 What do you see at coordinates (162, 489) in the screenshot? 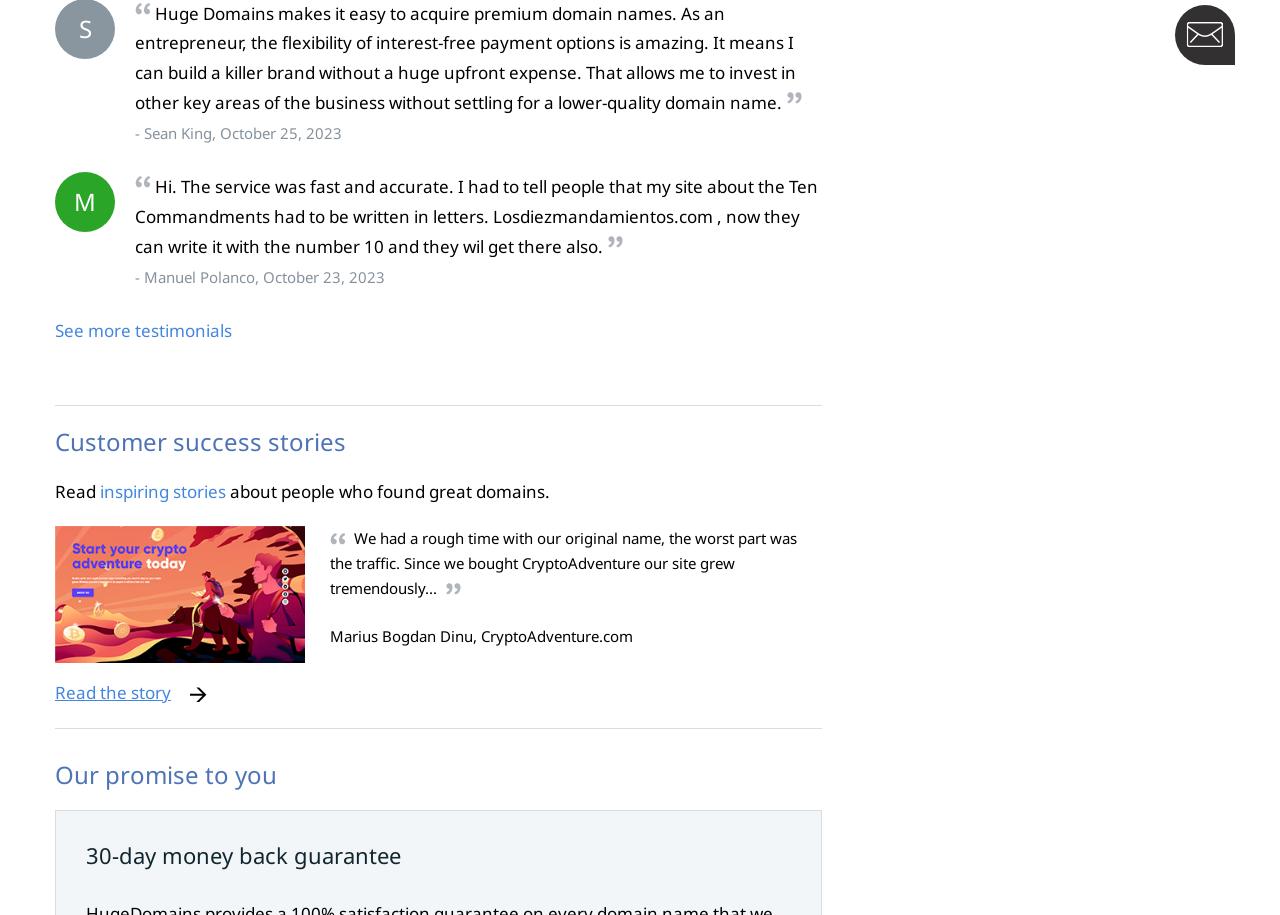
I see `'inspiring stories'` at bounding box center [162, 489].